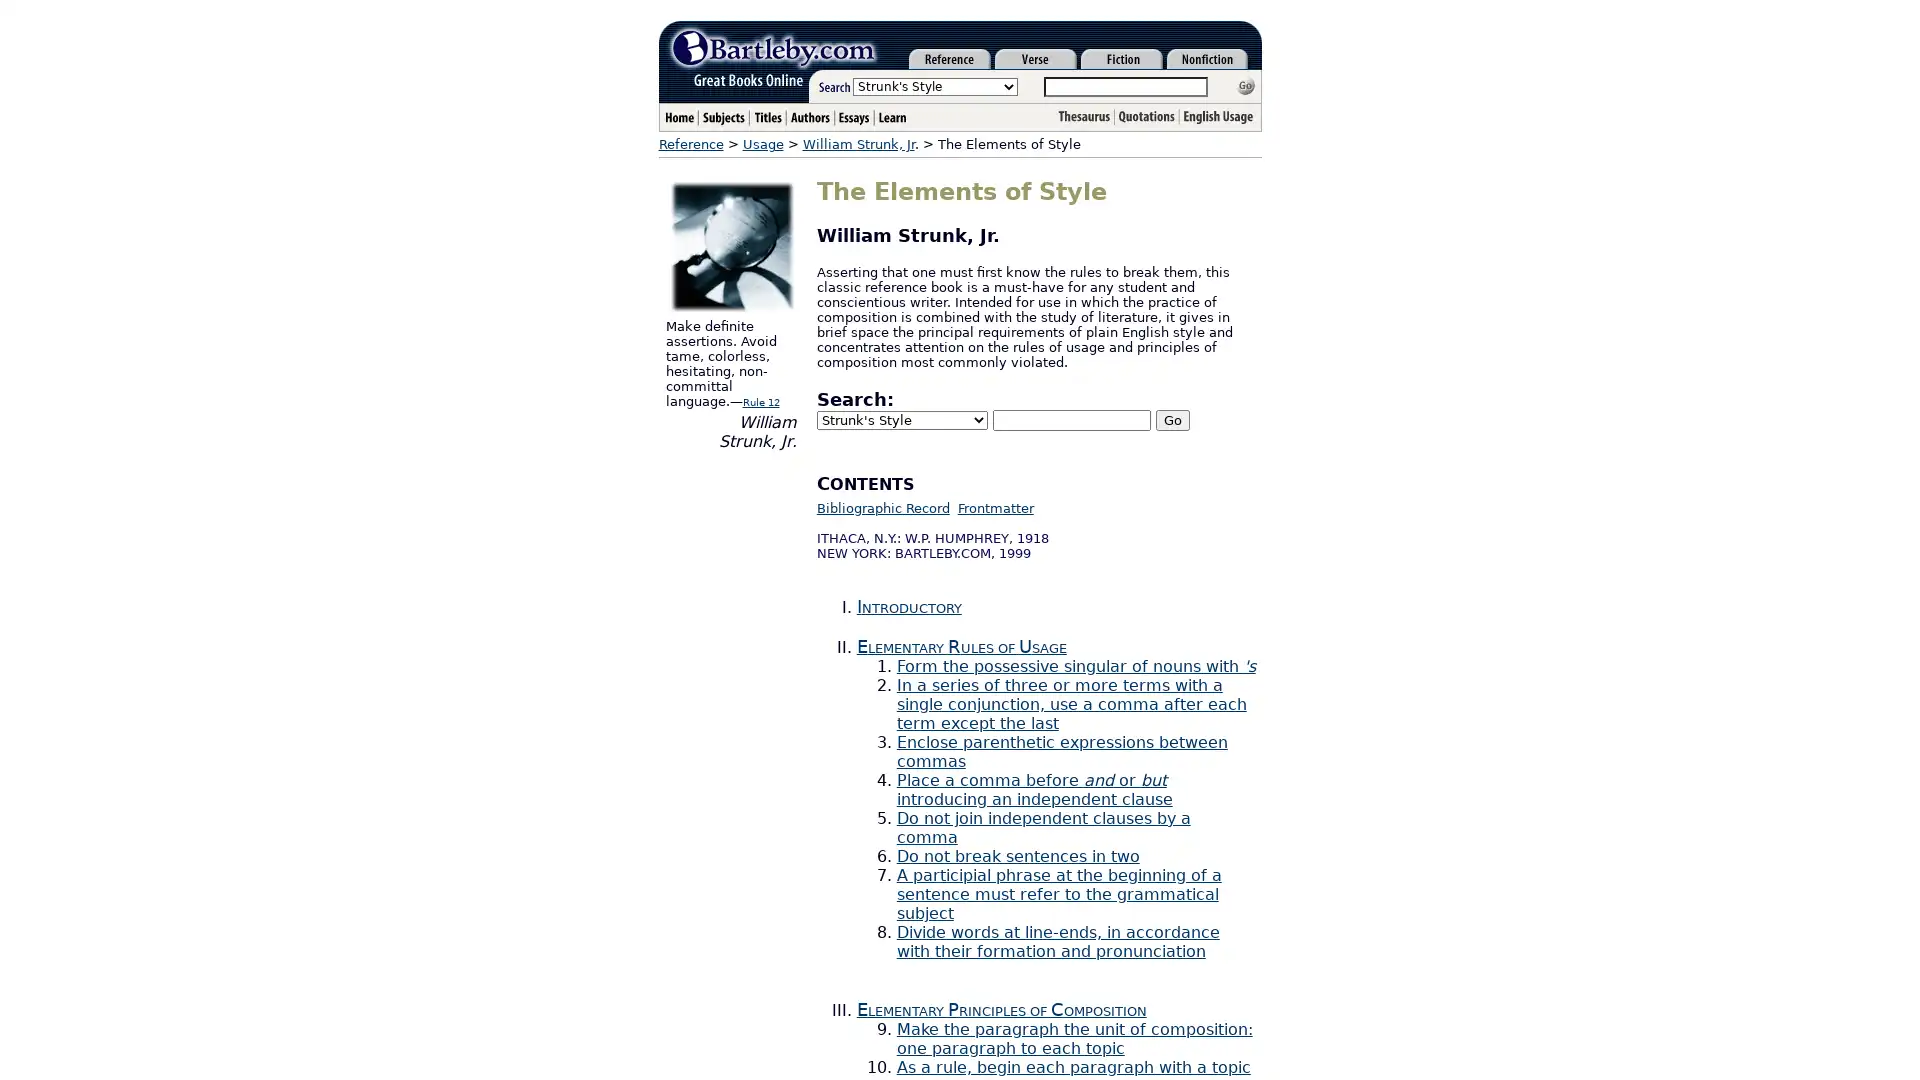 The image size is (1920, 1080). I want to click on Go, so click(1171, 419).